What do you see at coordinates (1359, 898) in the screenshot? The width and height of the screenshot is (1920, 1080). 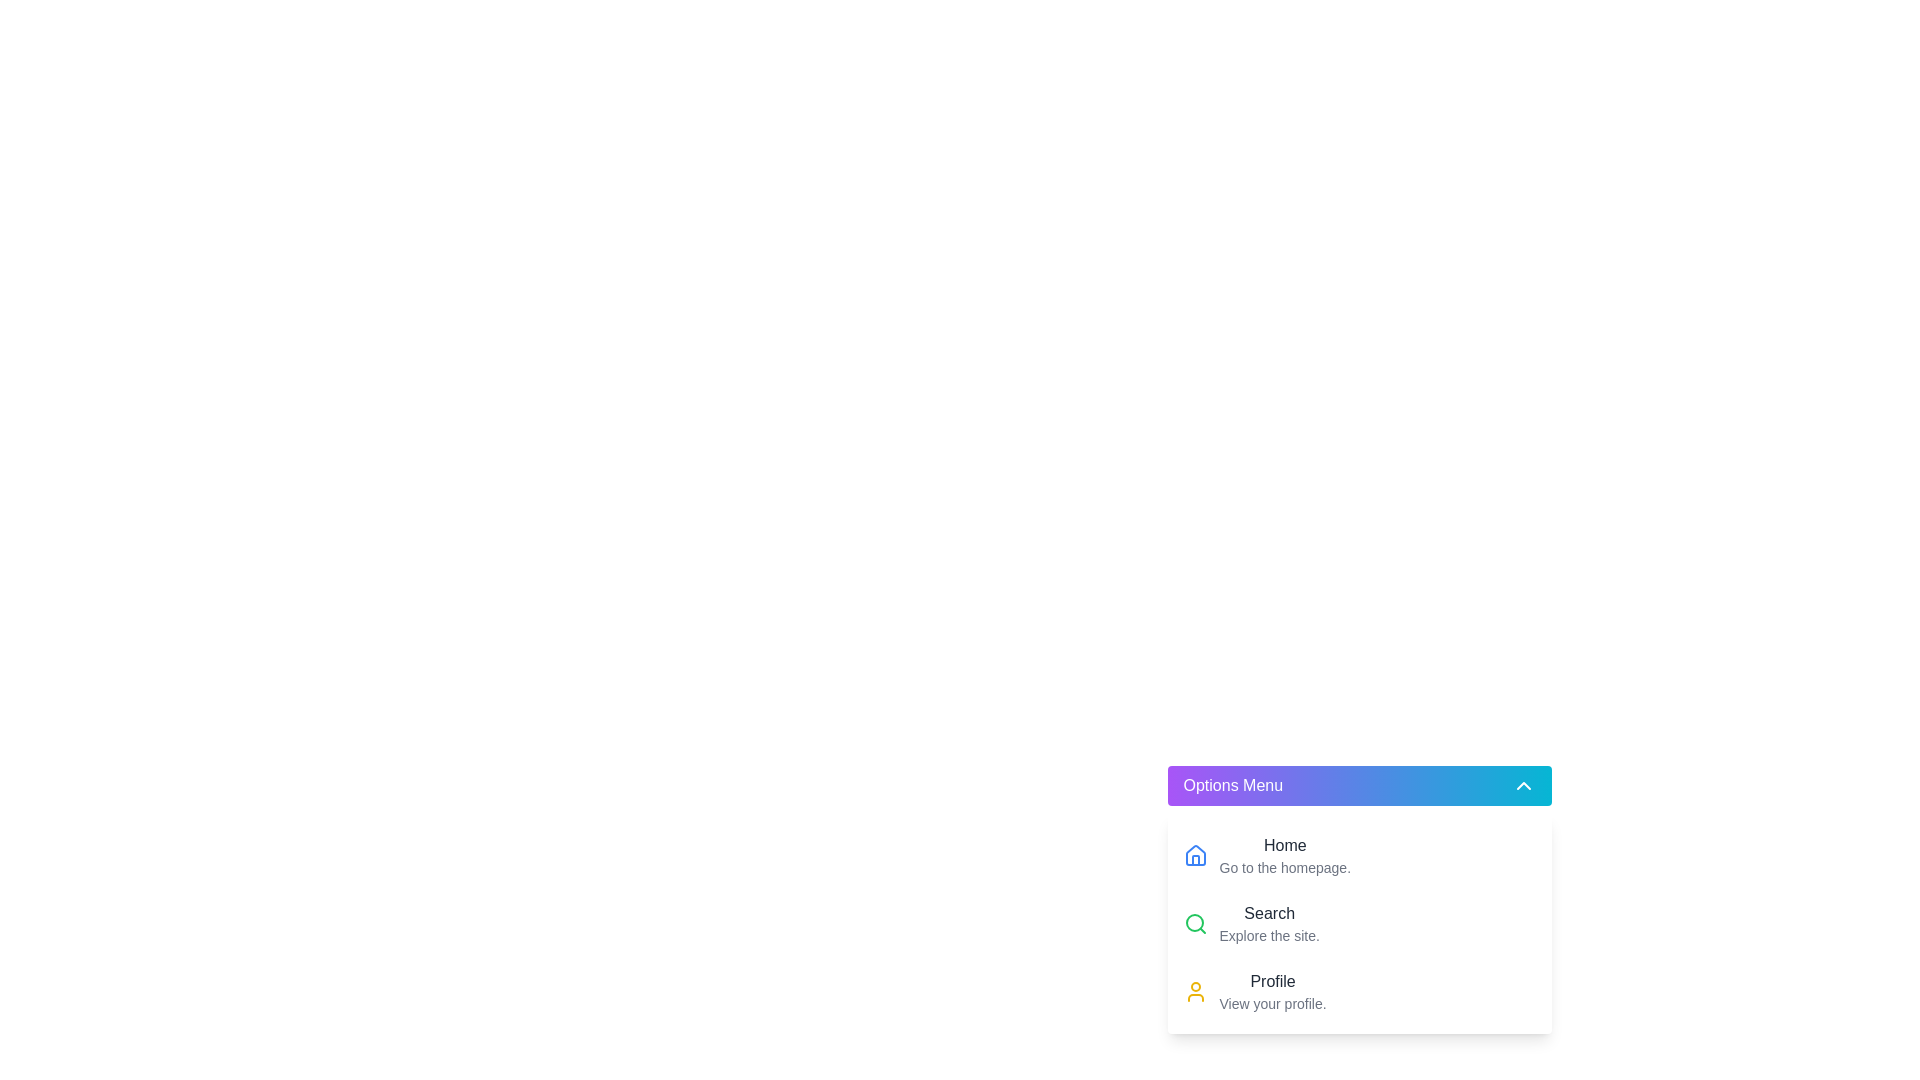 I see `the second menu option in the 'Options Menu' dropdown` at bounding box center [1359, 898].